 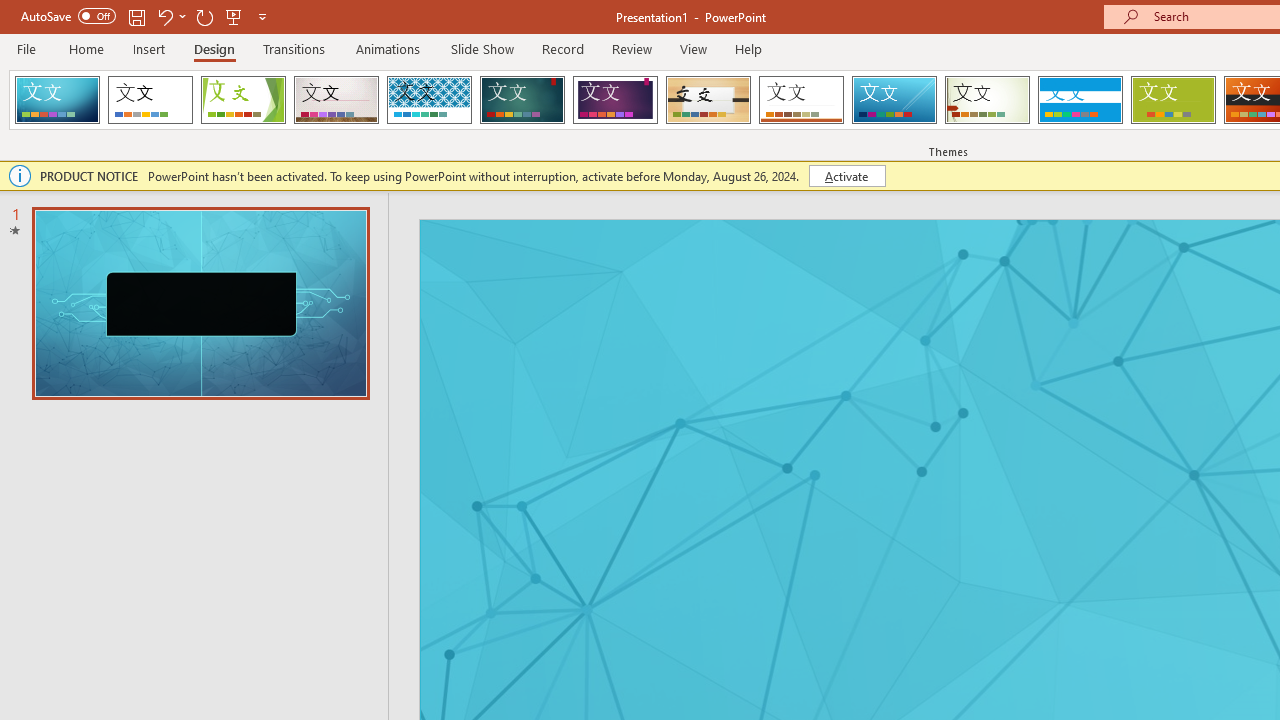 What do you see at coordinates (847, 175) in the screenshot?
I see `'Activate'` at bounding box center [847, 175].